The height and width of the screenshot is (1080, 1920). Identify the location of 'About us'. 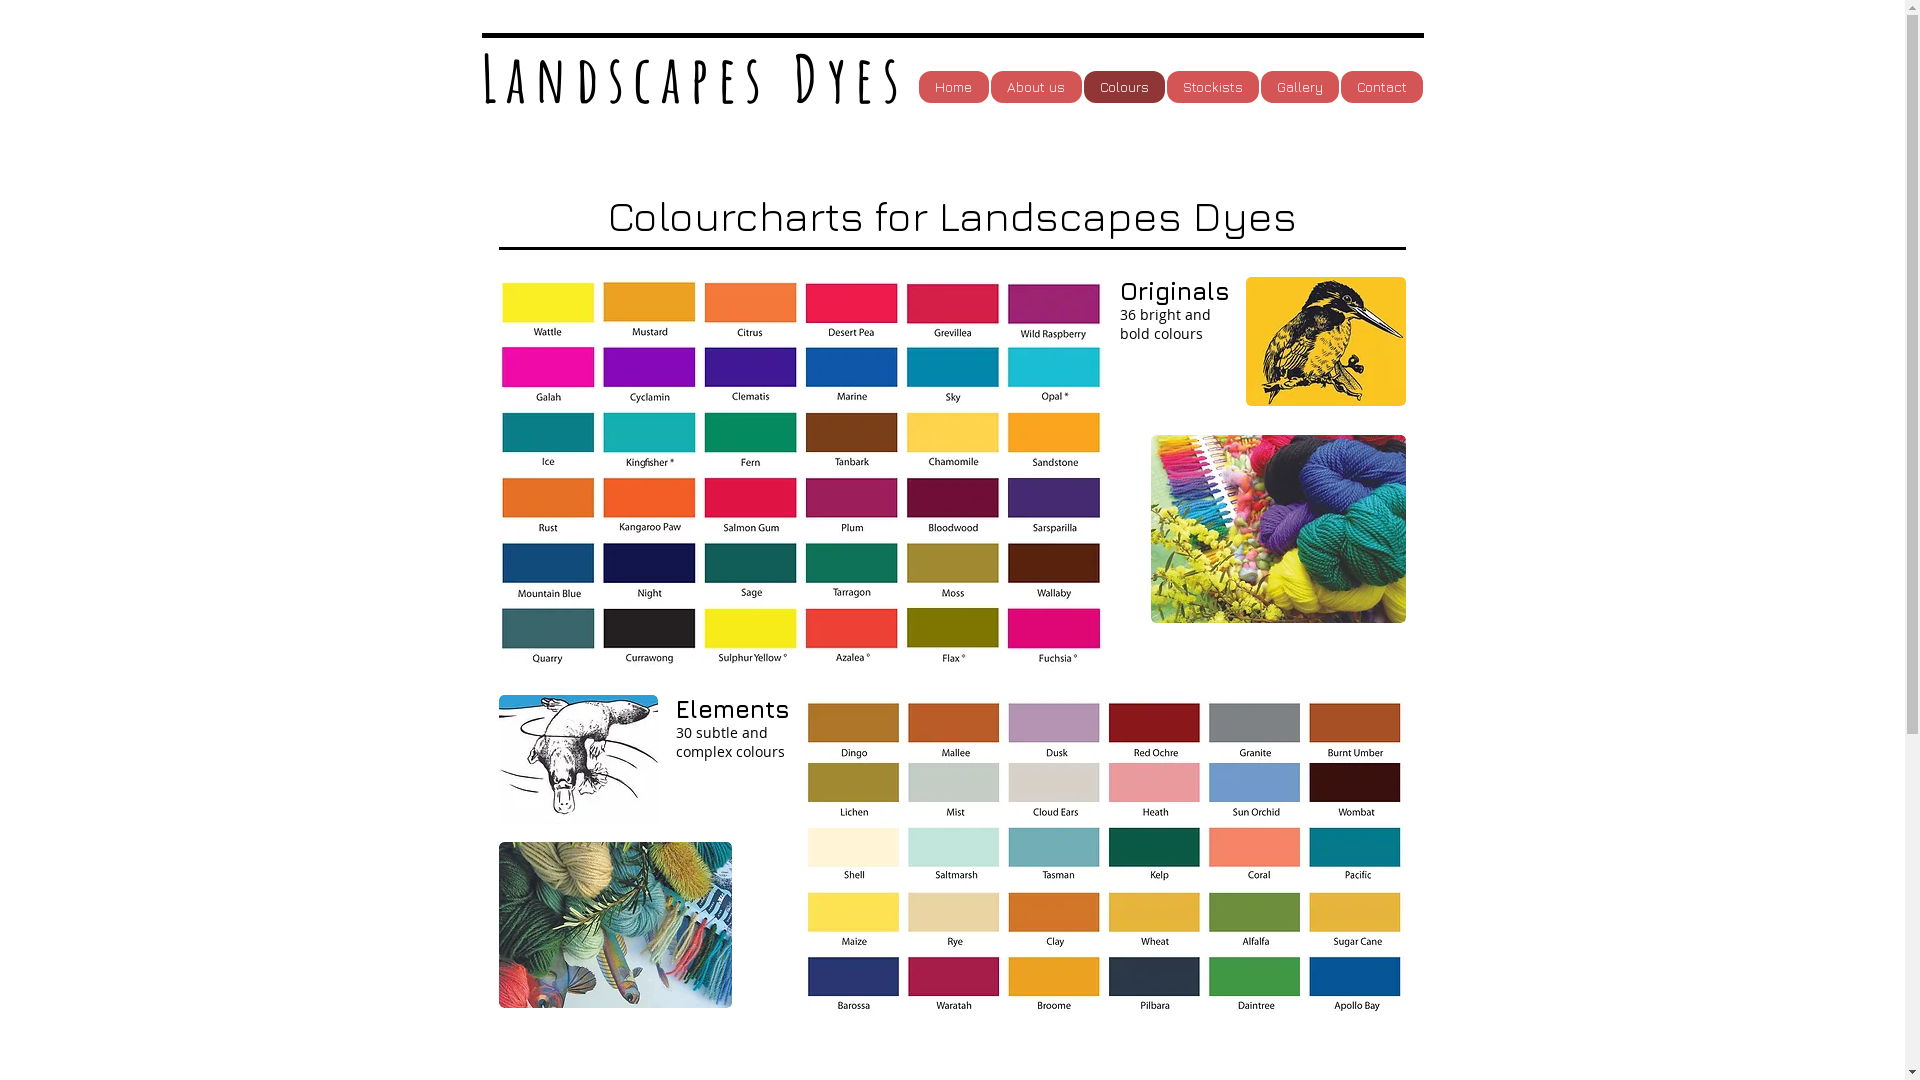
(1035, 86).